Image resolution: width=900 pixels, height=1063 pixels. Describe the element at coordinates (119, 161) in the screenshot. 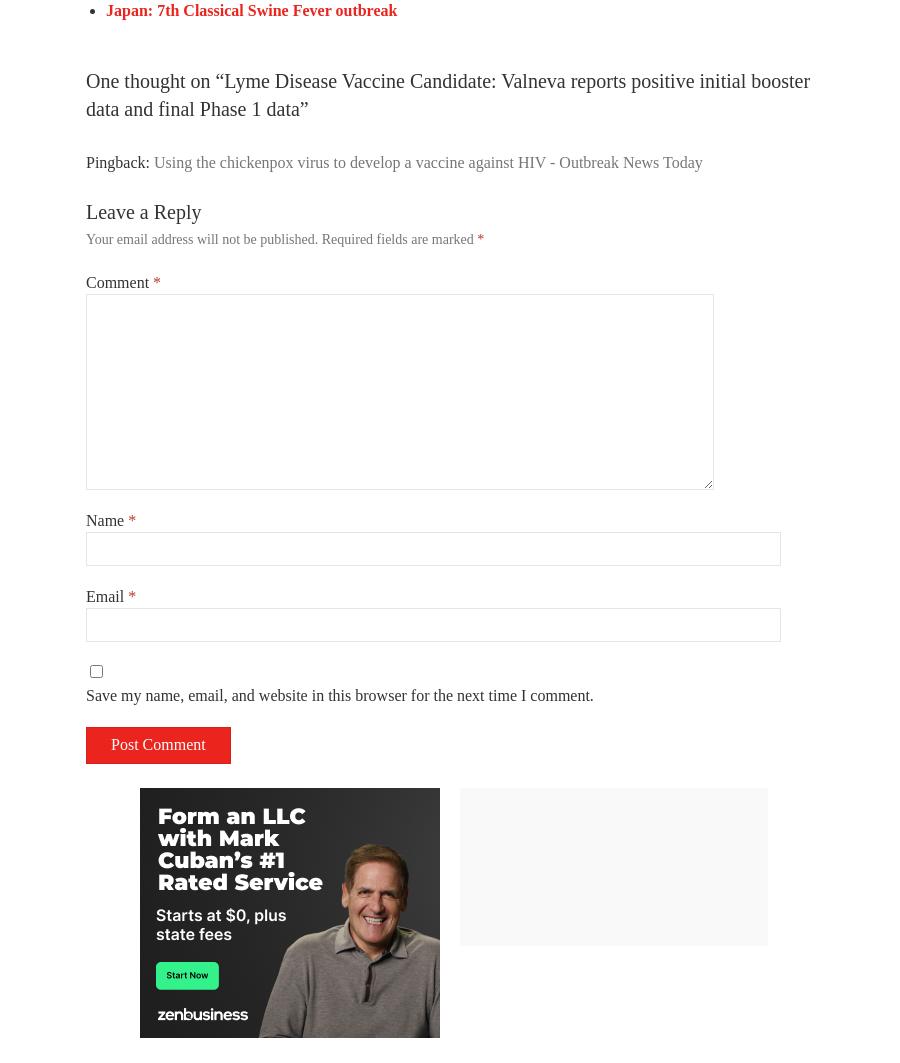

I see `'Pingback:'` at that location.